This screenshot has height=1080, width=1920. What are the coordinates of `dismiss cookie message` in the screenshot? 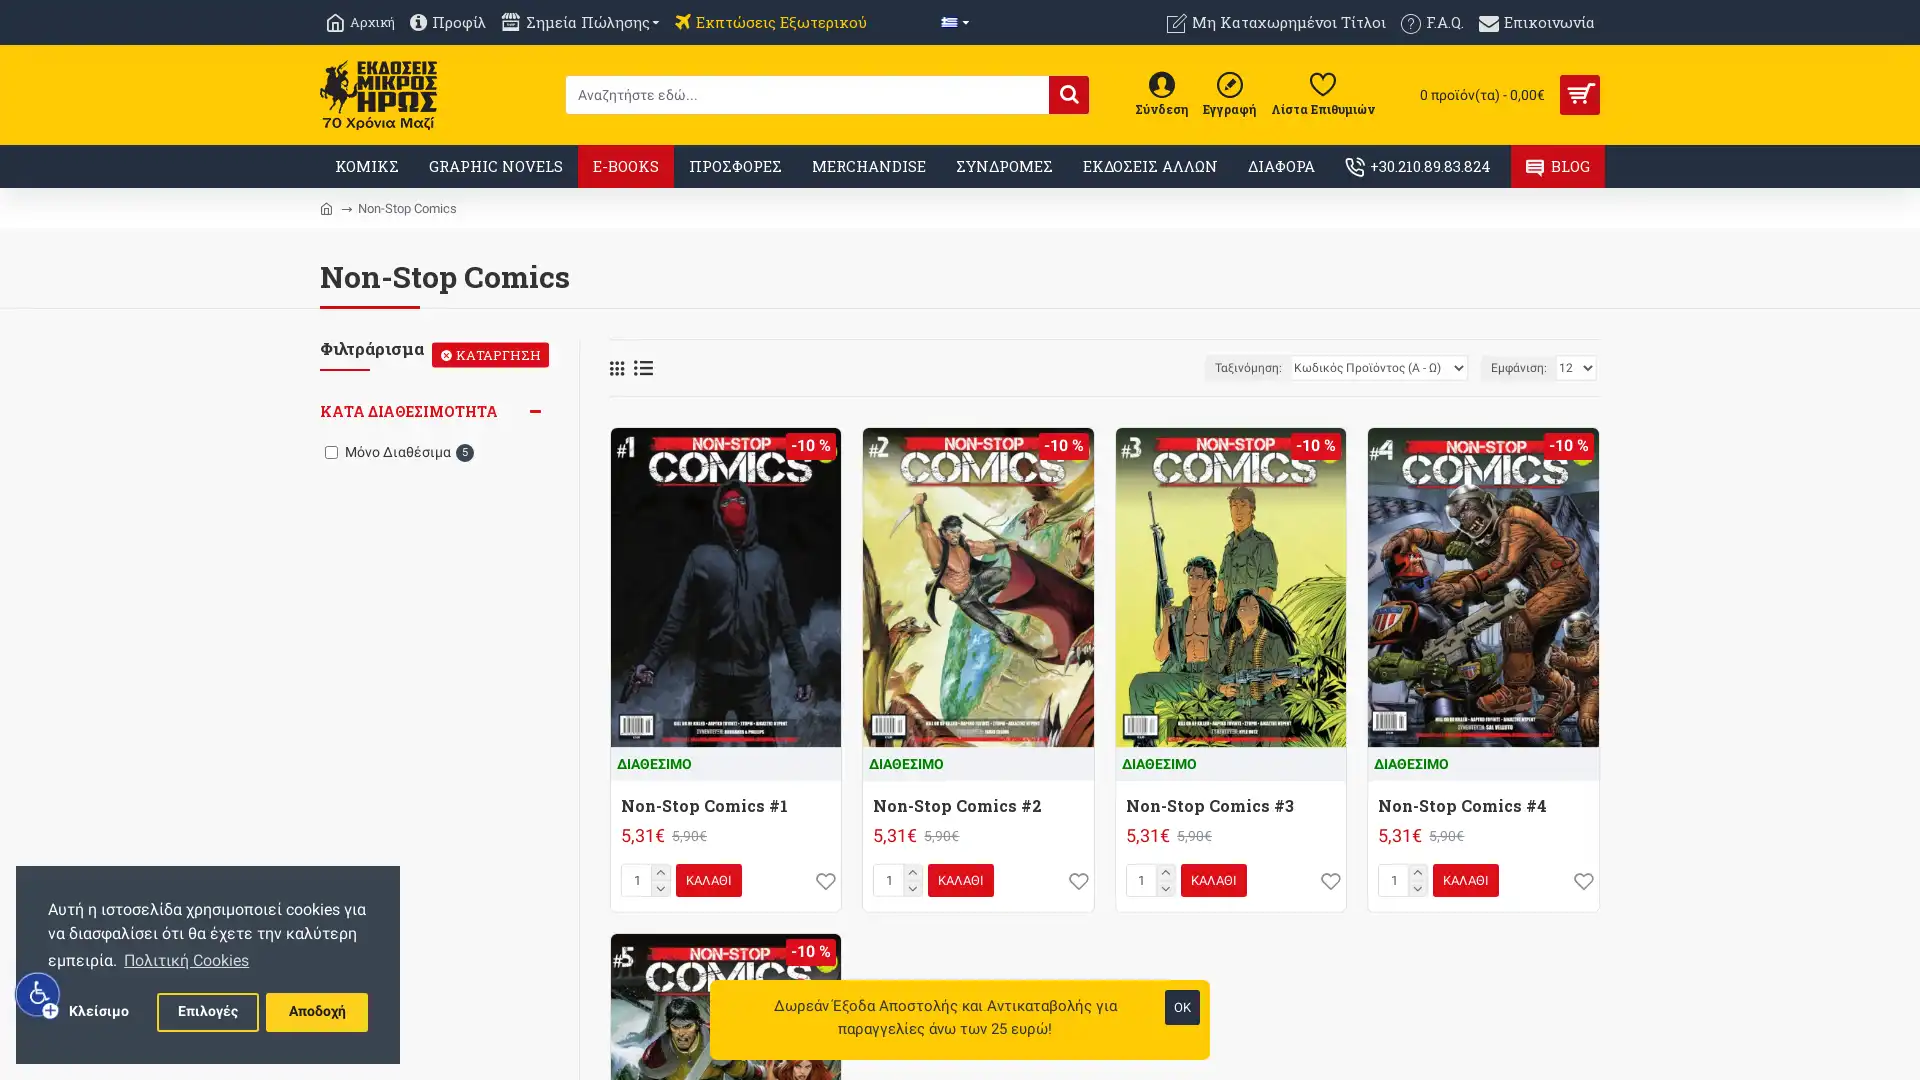 It's located at (97, 1011).